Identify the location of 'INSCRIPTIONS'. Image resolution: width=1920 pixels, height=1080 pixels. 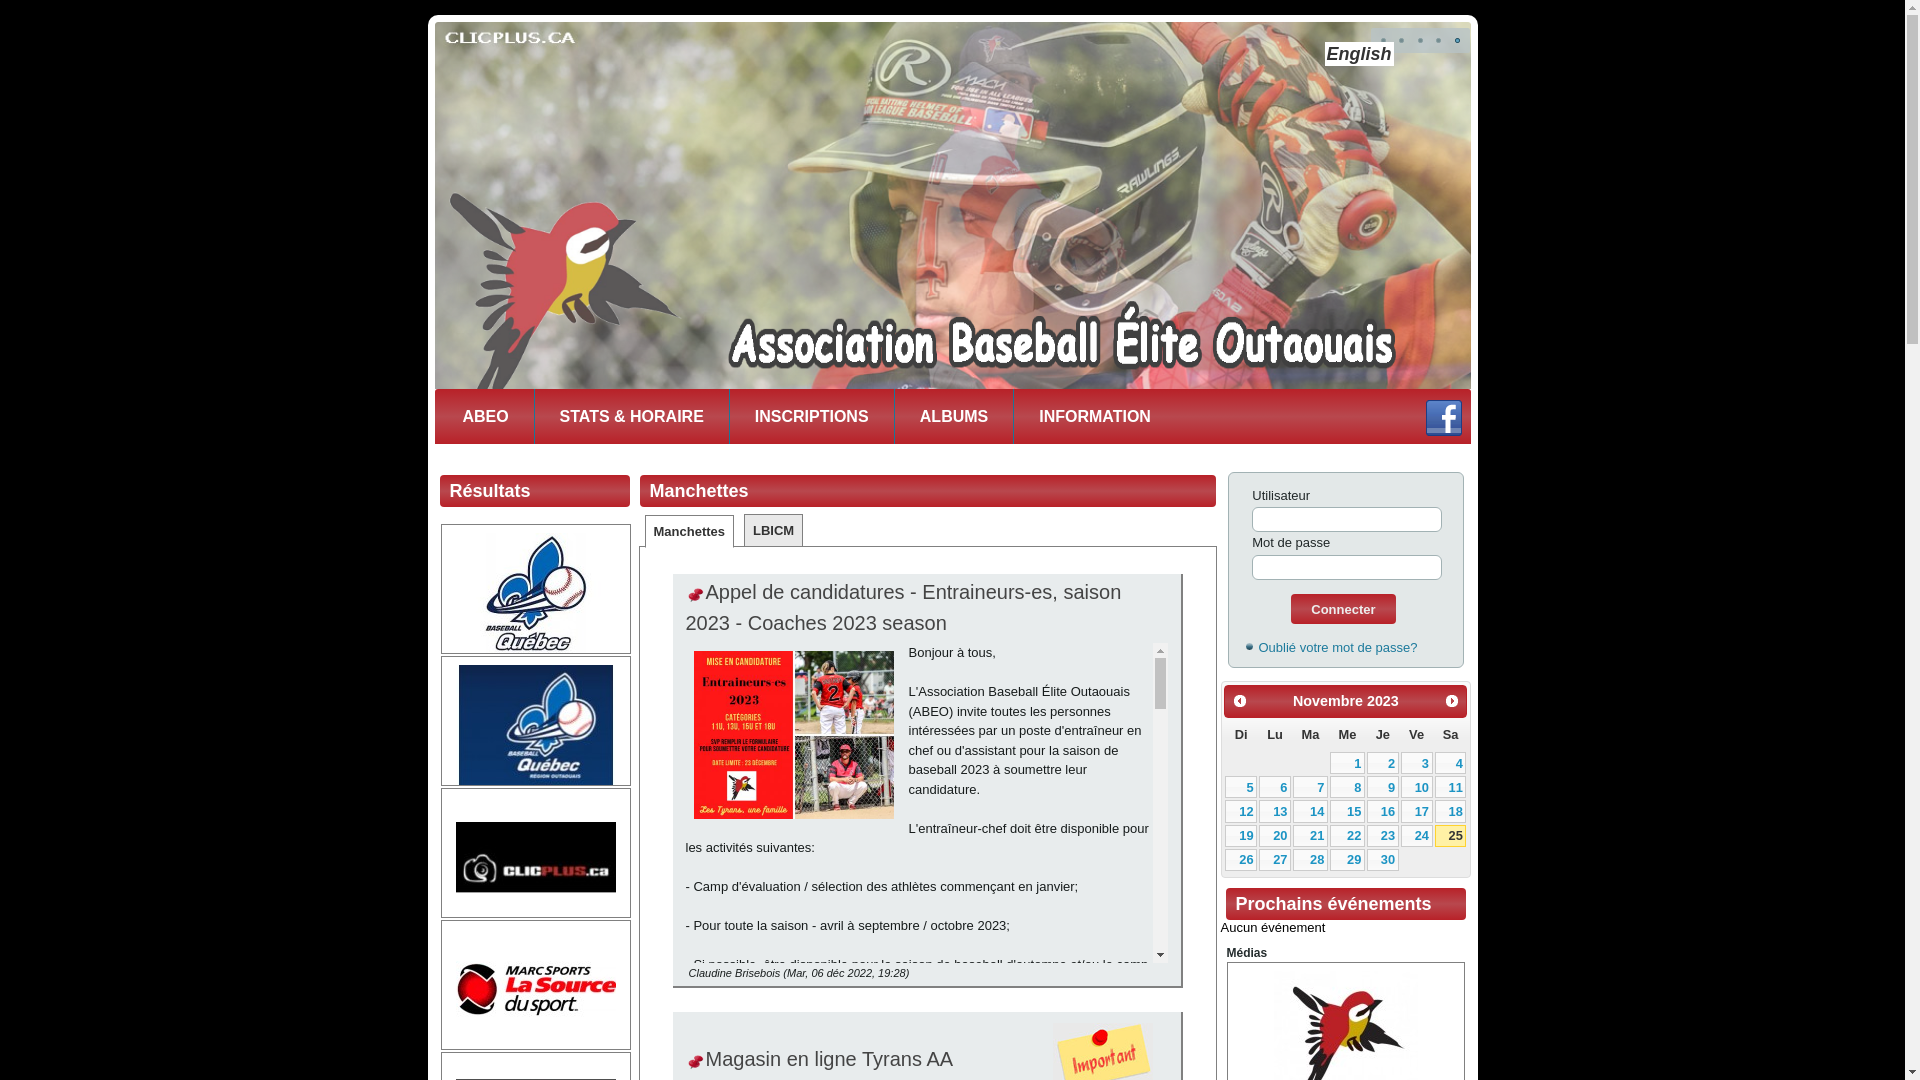
(728, 415).